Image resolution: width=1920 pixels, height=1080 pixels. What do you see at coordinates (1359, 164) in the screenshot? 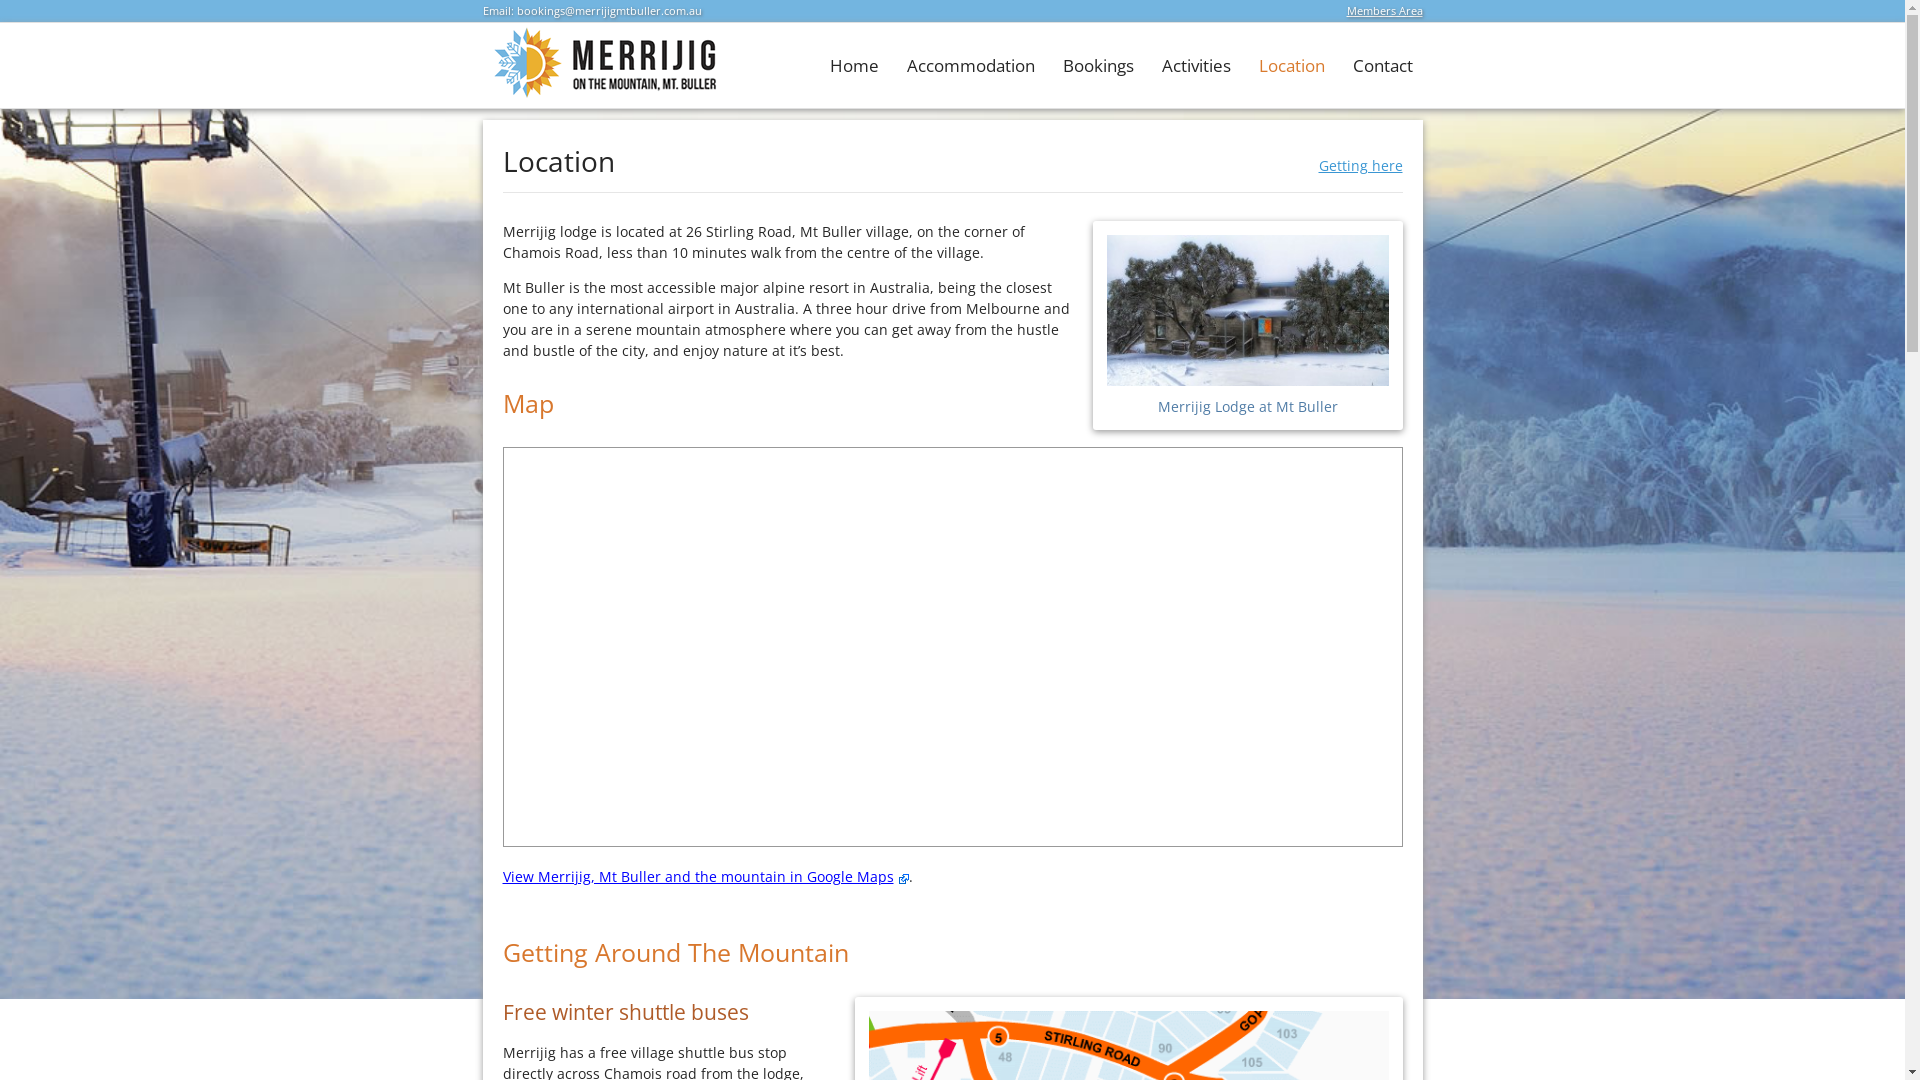
I see `'Getting here'` at bounding box center [1359, 164].